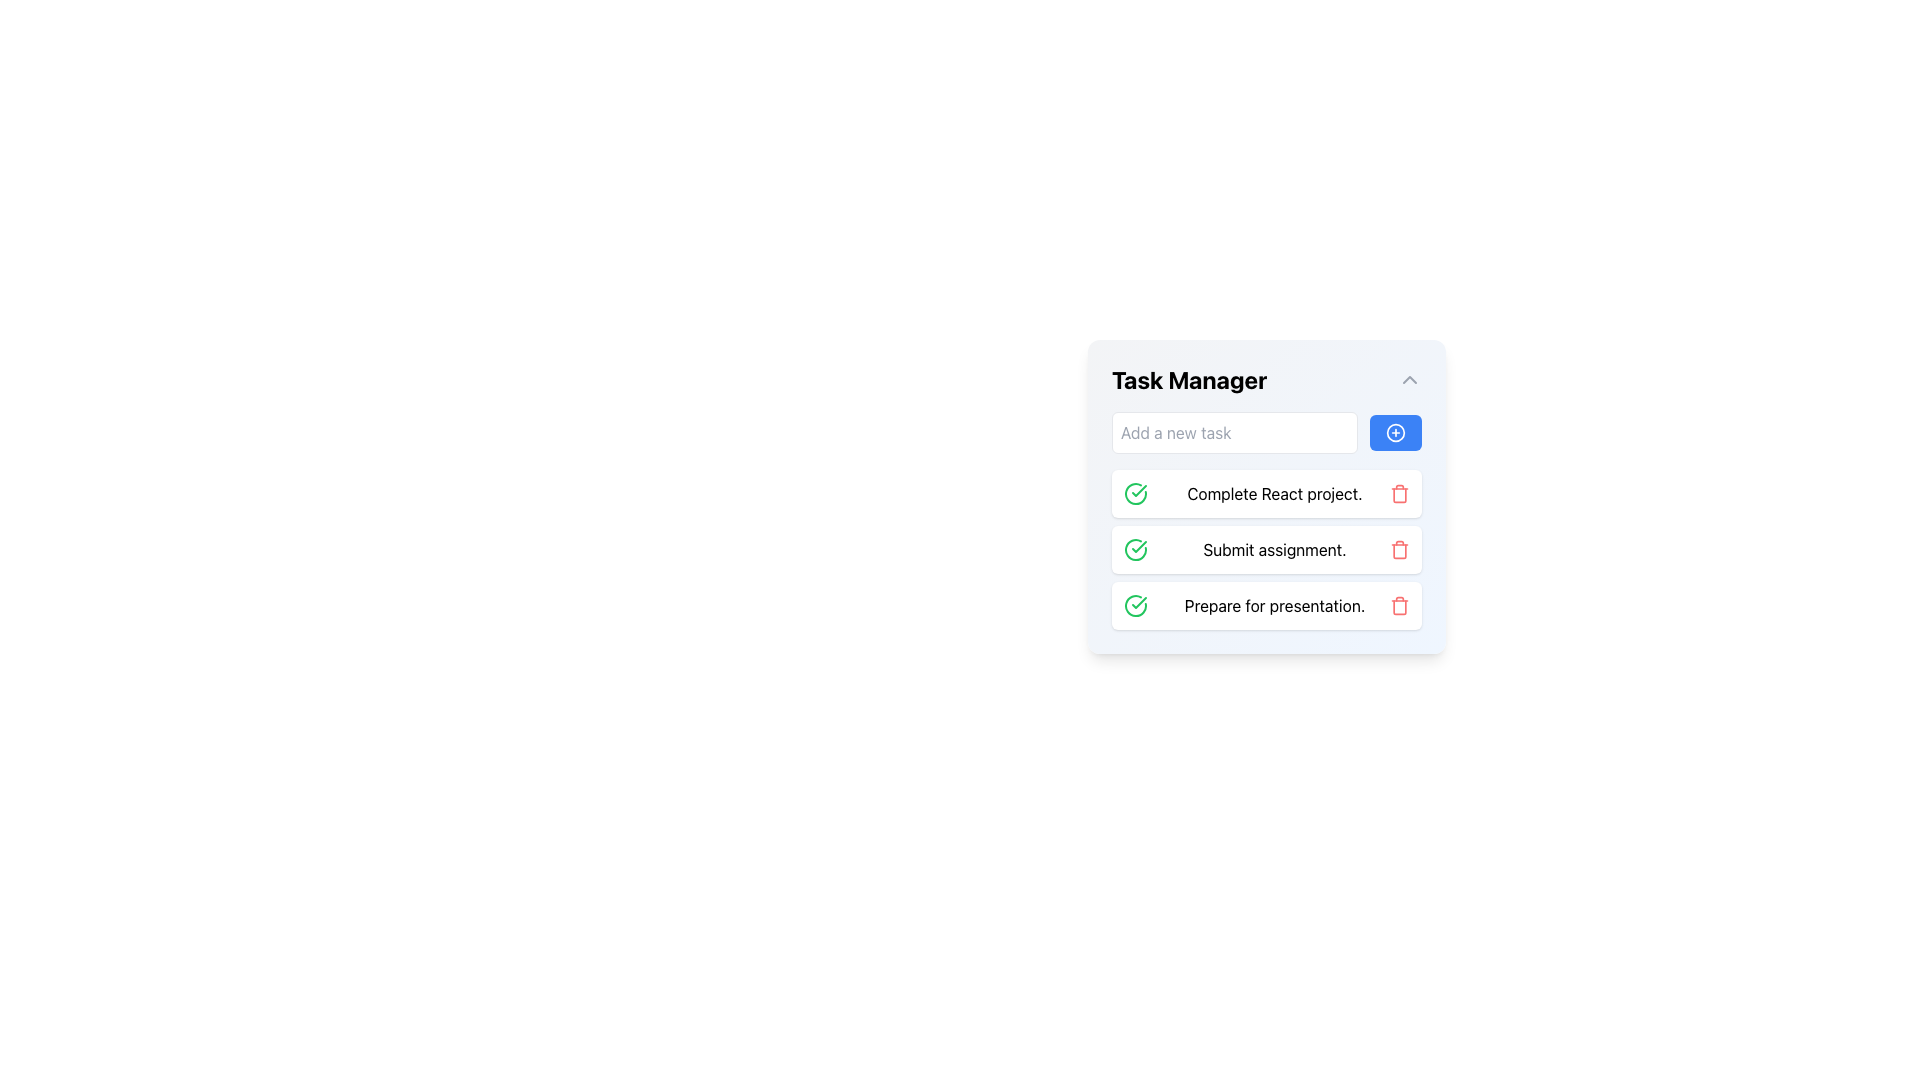 This screenshot has width=1920, height=1080. What do you see at coordinates (1136, 604) in the screenshot?
I see `the green circular icon with a checkmark representing a completed task, located to the immediate left of the task description 'Prepare for presentation.'` at bounding box center [1136, 604].